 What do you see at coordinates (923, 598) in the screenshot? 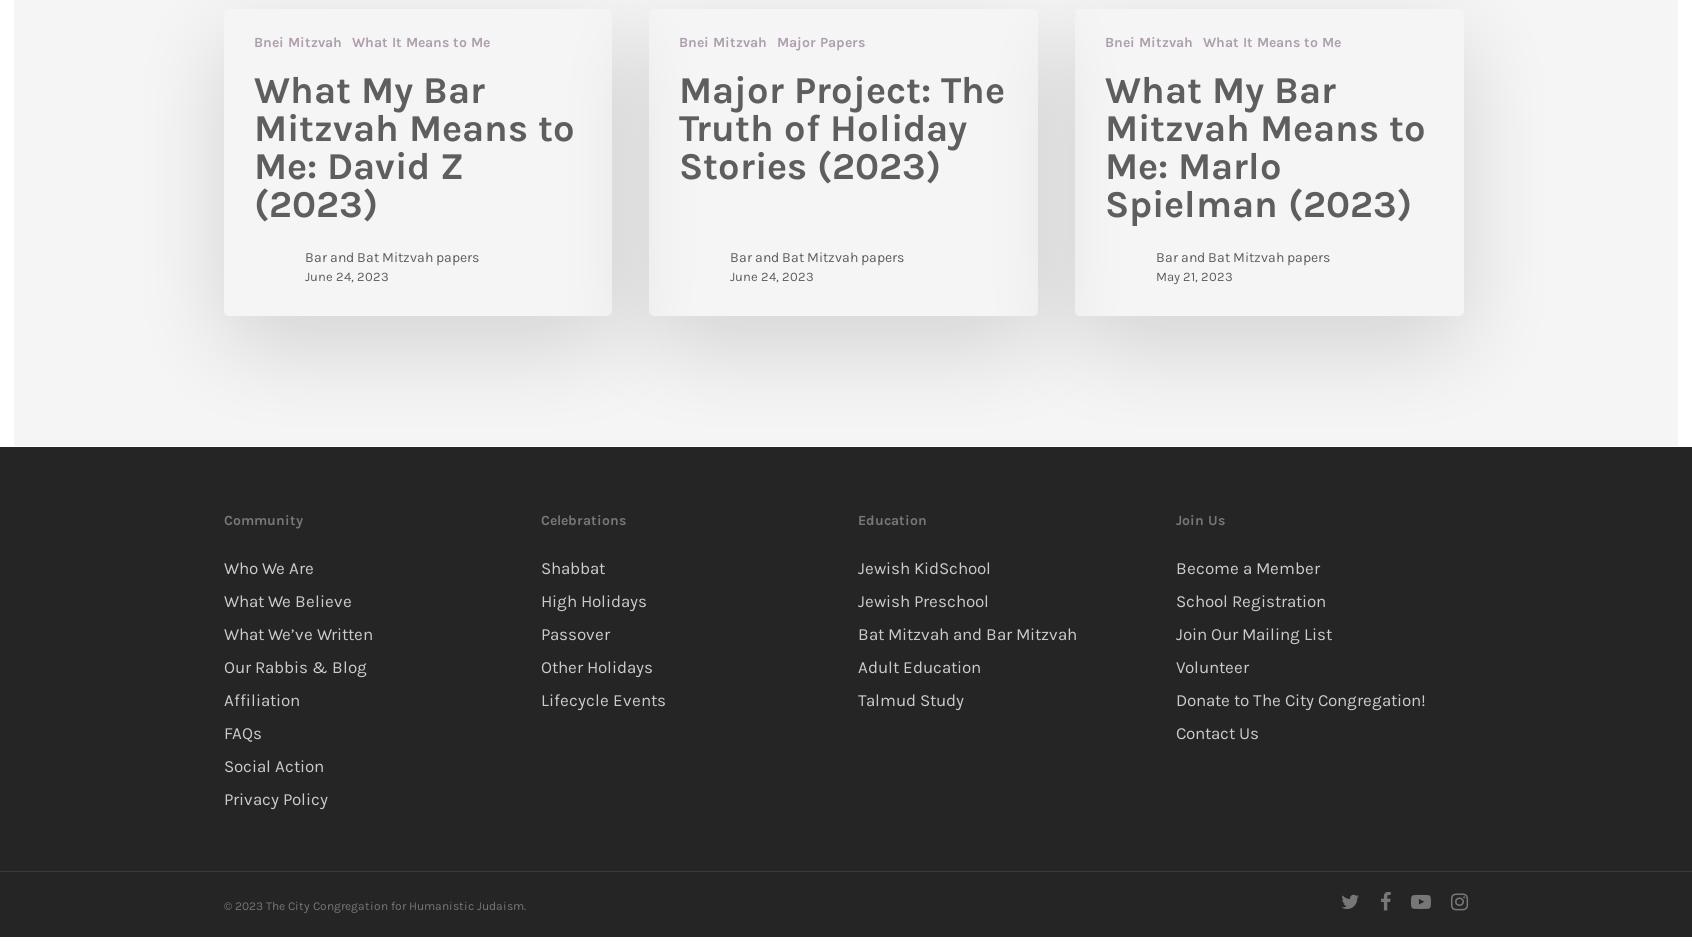
I see `'Jewish Preschool'` at bounding box center [923, 598].